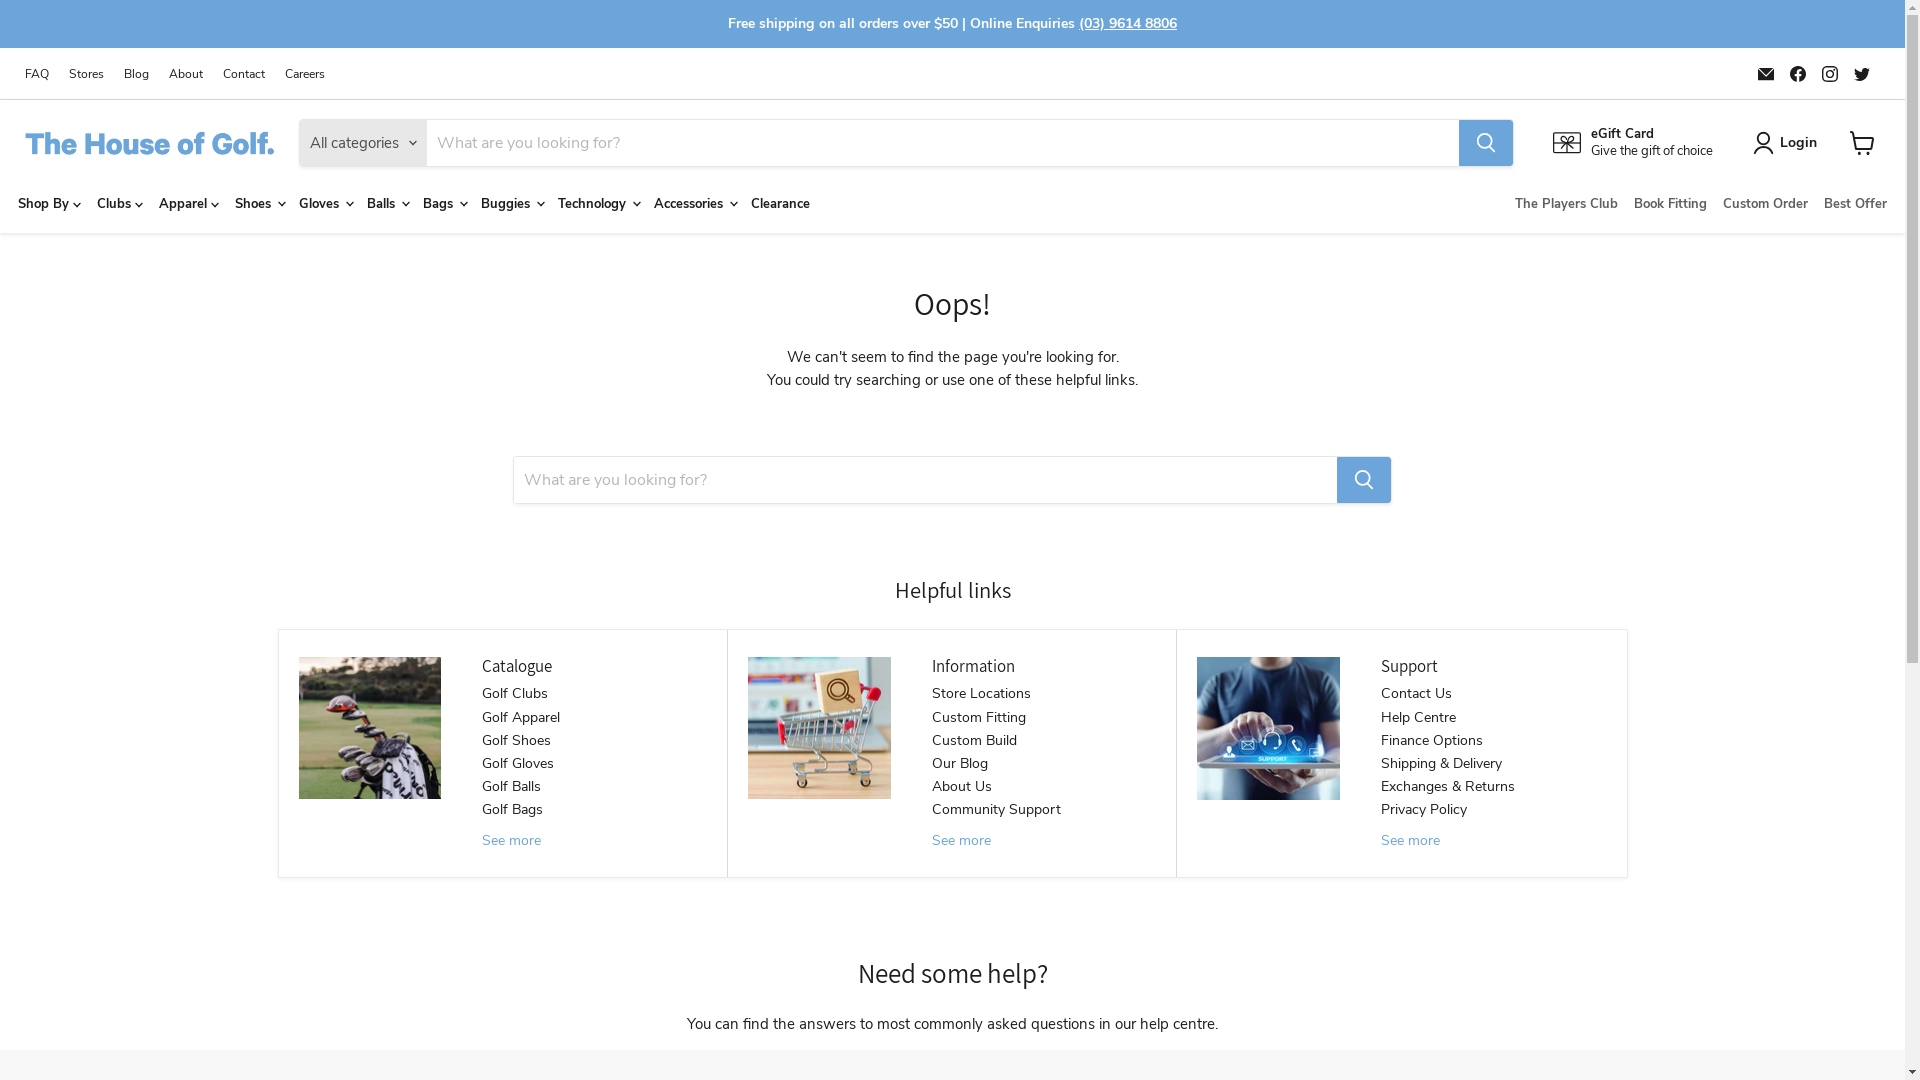  I want to click on 'Contact Us', so click(1380, 692).